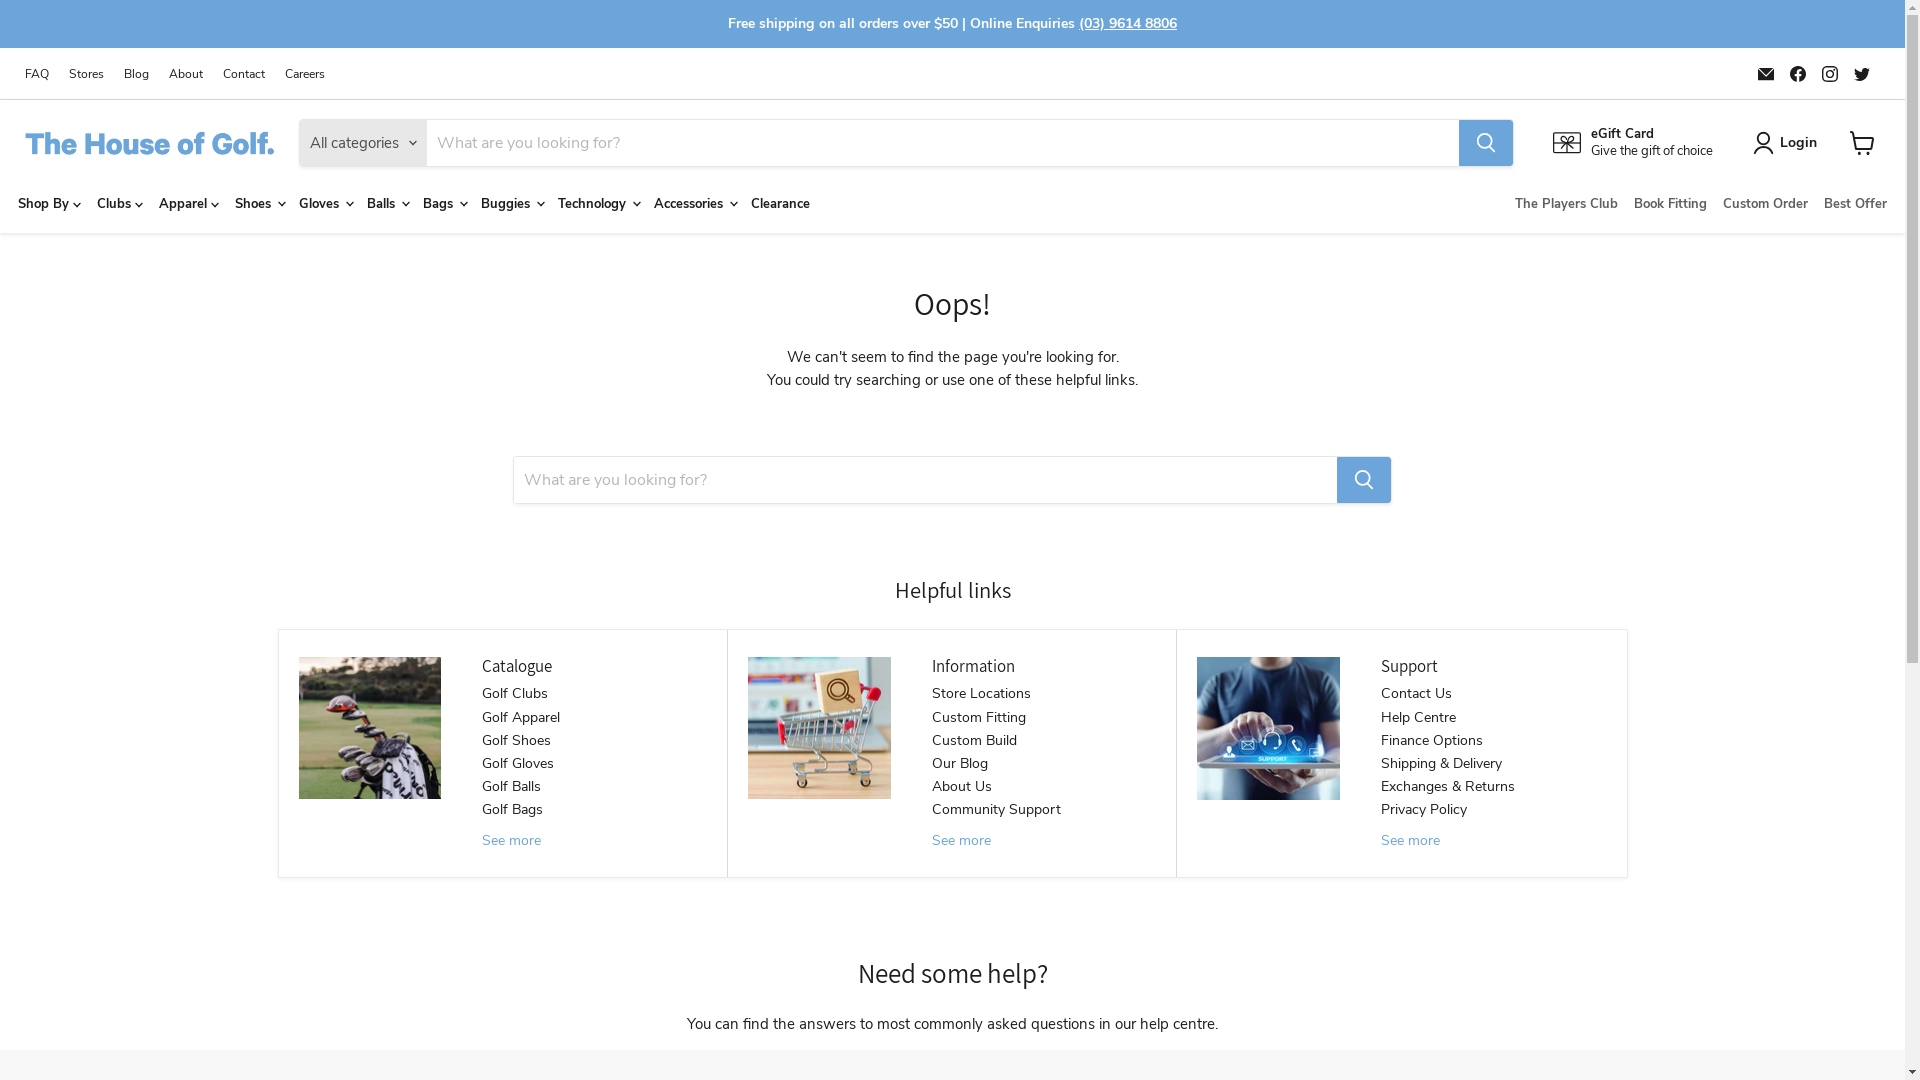  I want to click on 'Contact Us', so click(1380, 692).